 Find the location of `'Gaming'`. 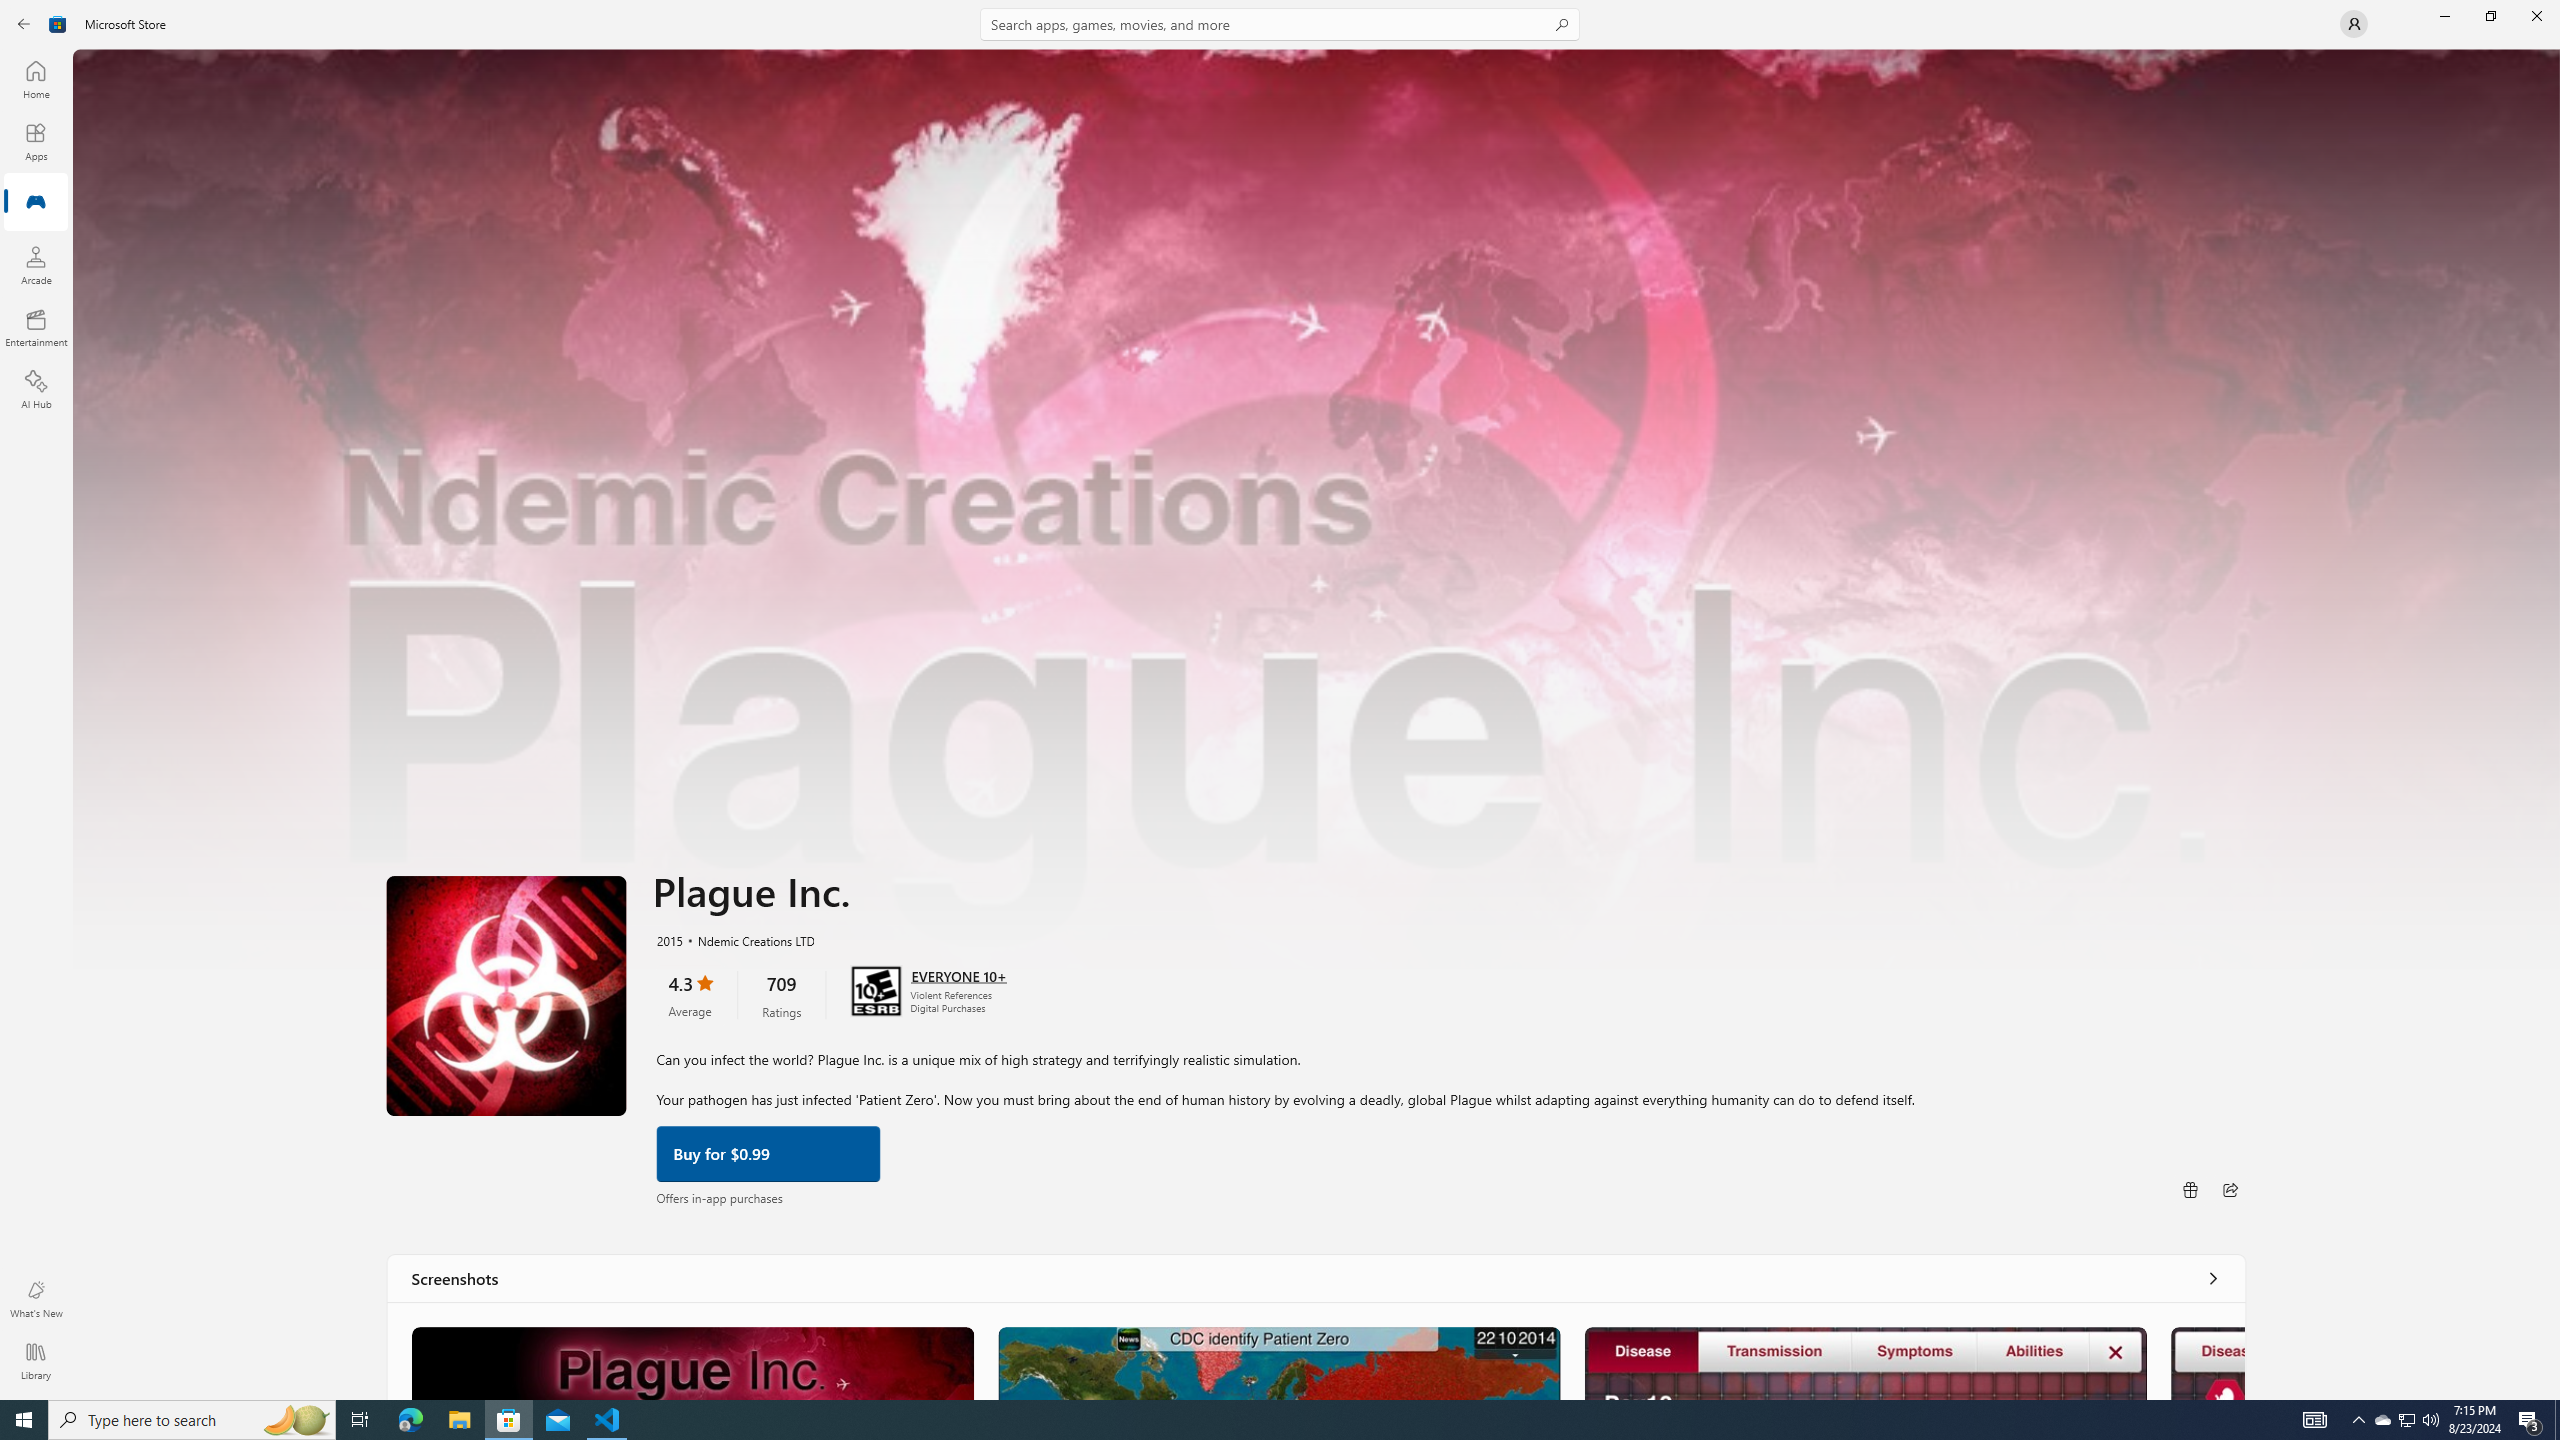

'Gaming' is located at coordinates (34, 202).